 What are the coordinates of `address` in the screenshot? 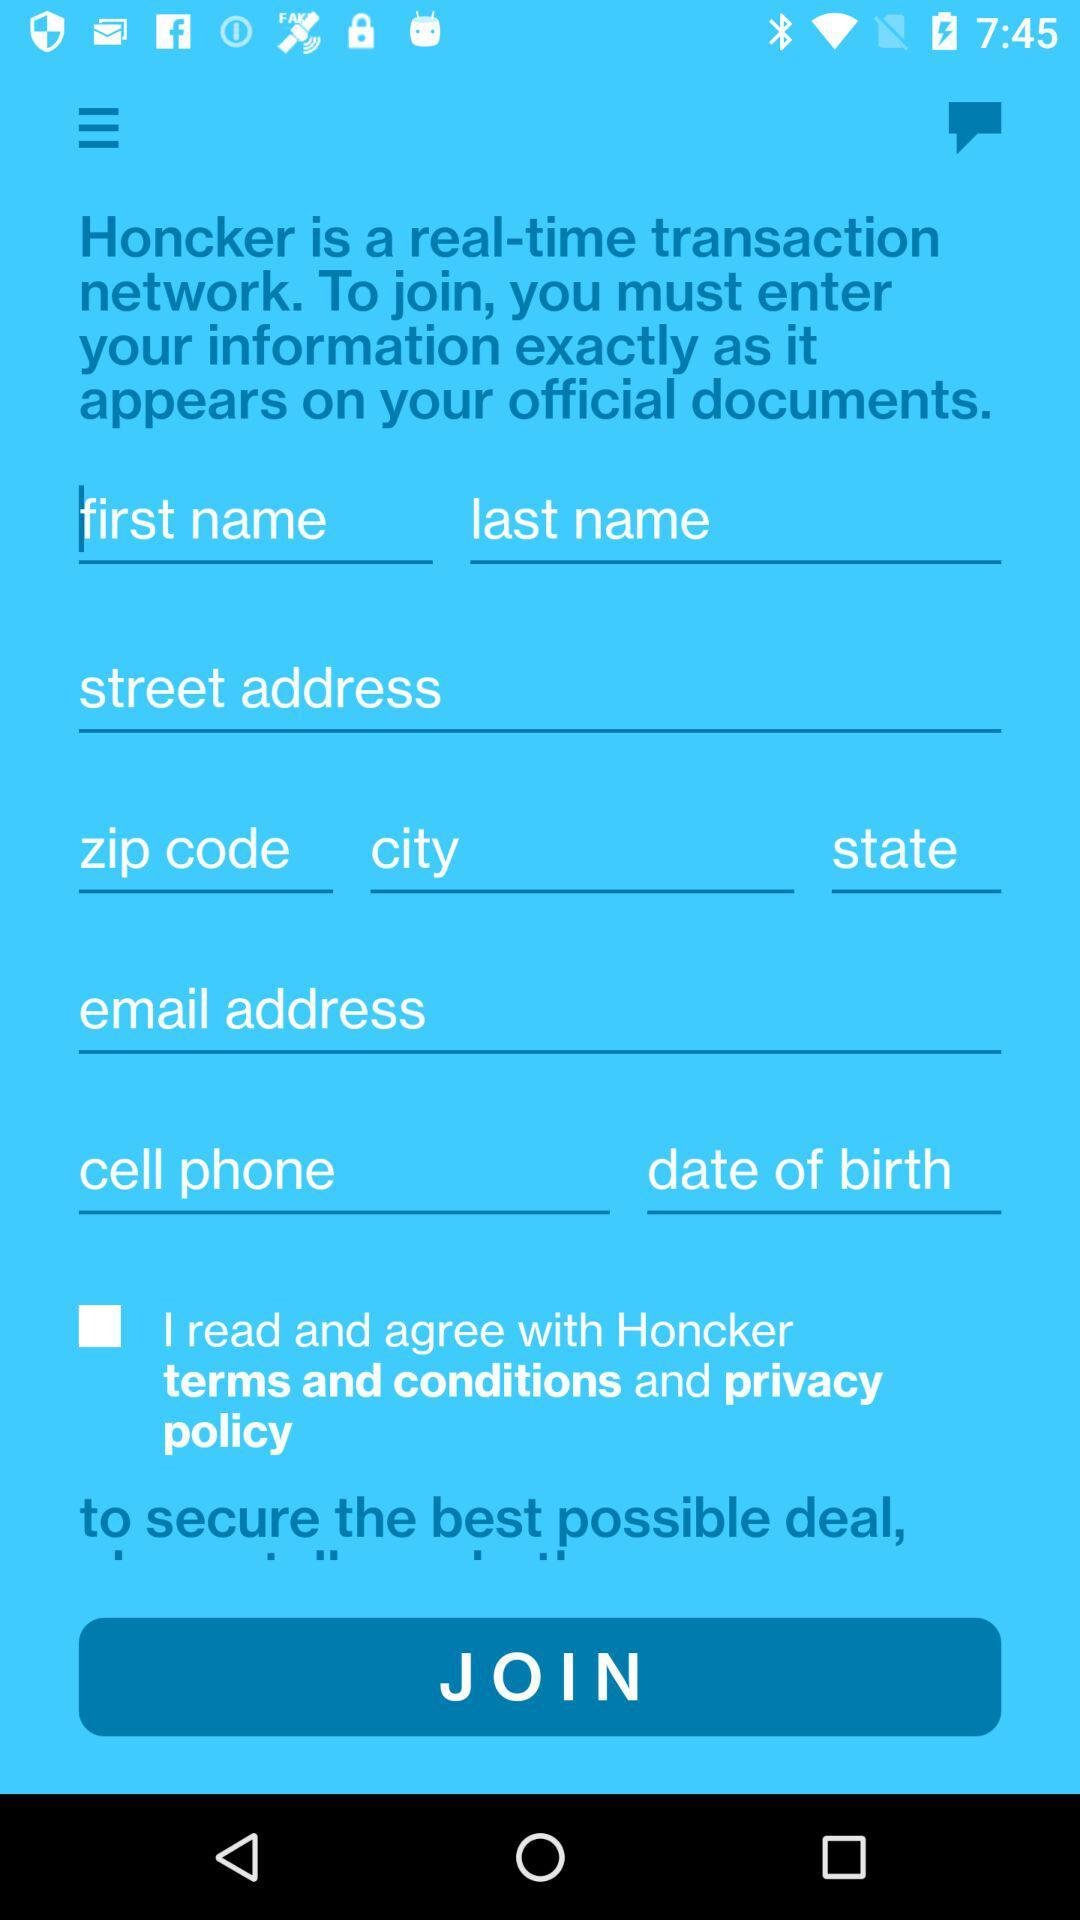 It's located at (540, 687).